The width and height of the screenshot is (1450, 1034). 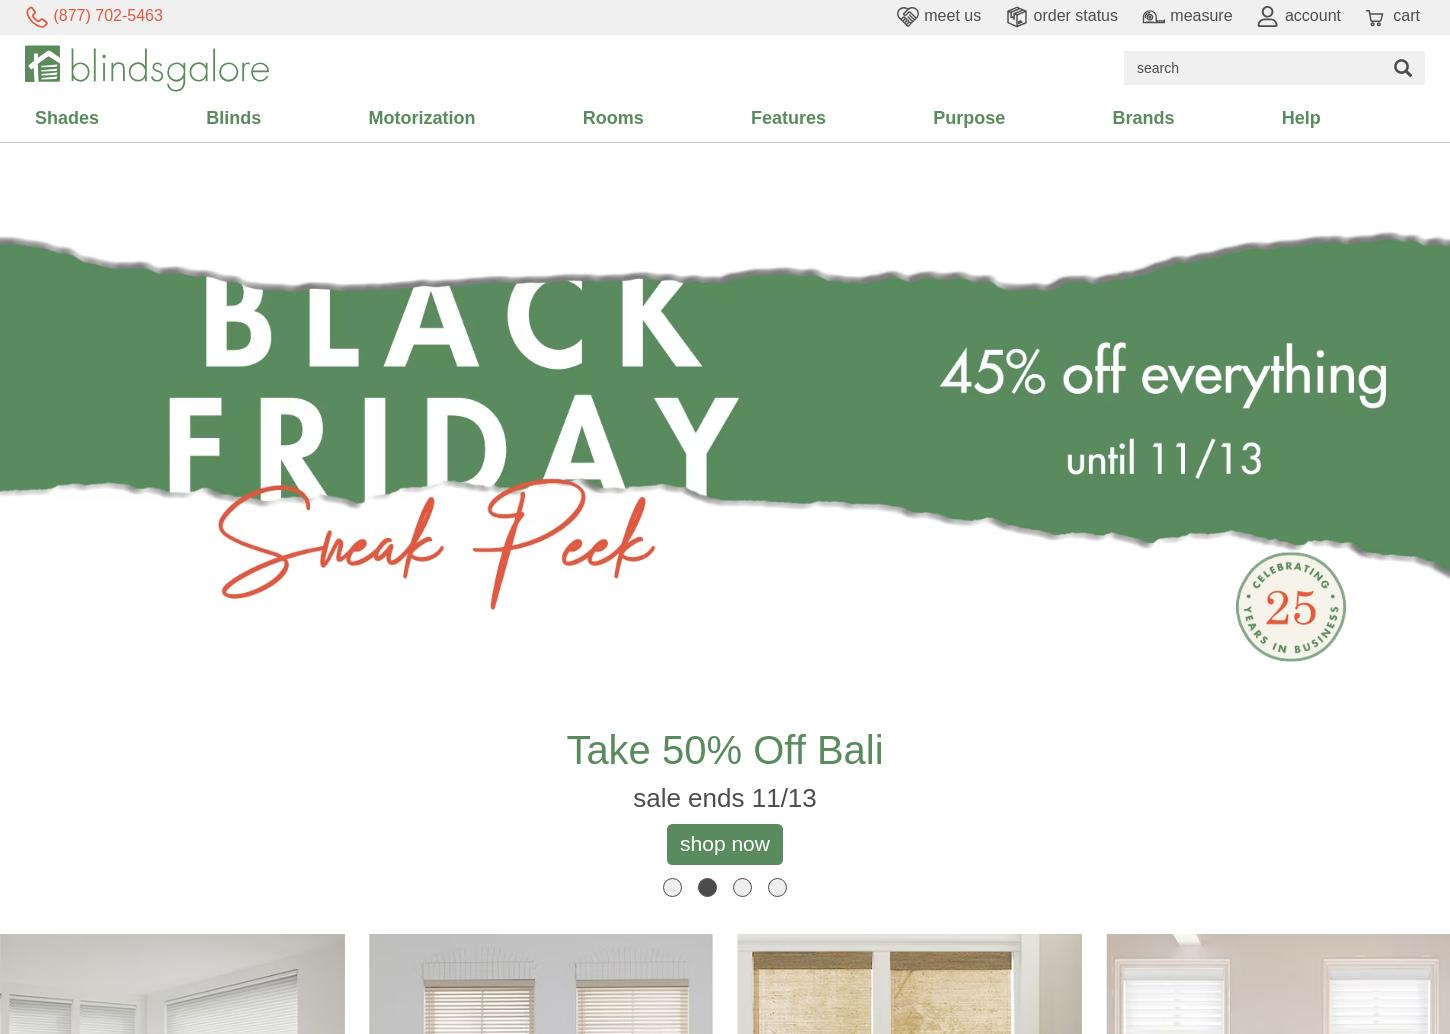 I want to click on 'Purpose', so click(x=969, y=117).